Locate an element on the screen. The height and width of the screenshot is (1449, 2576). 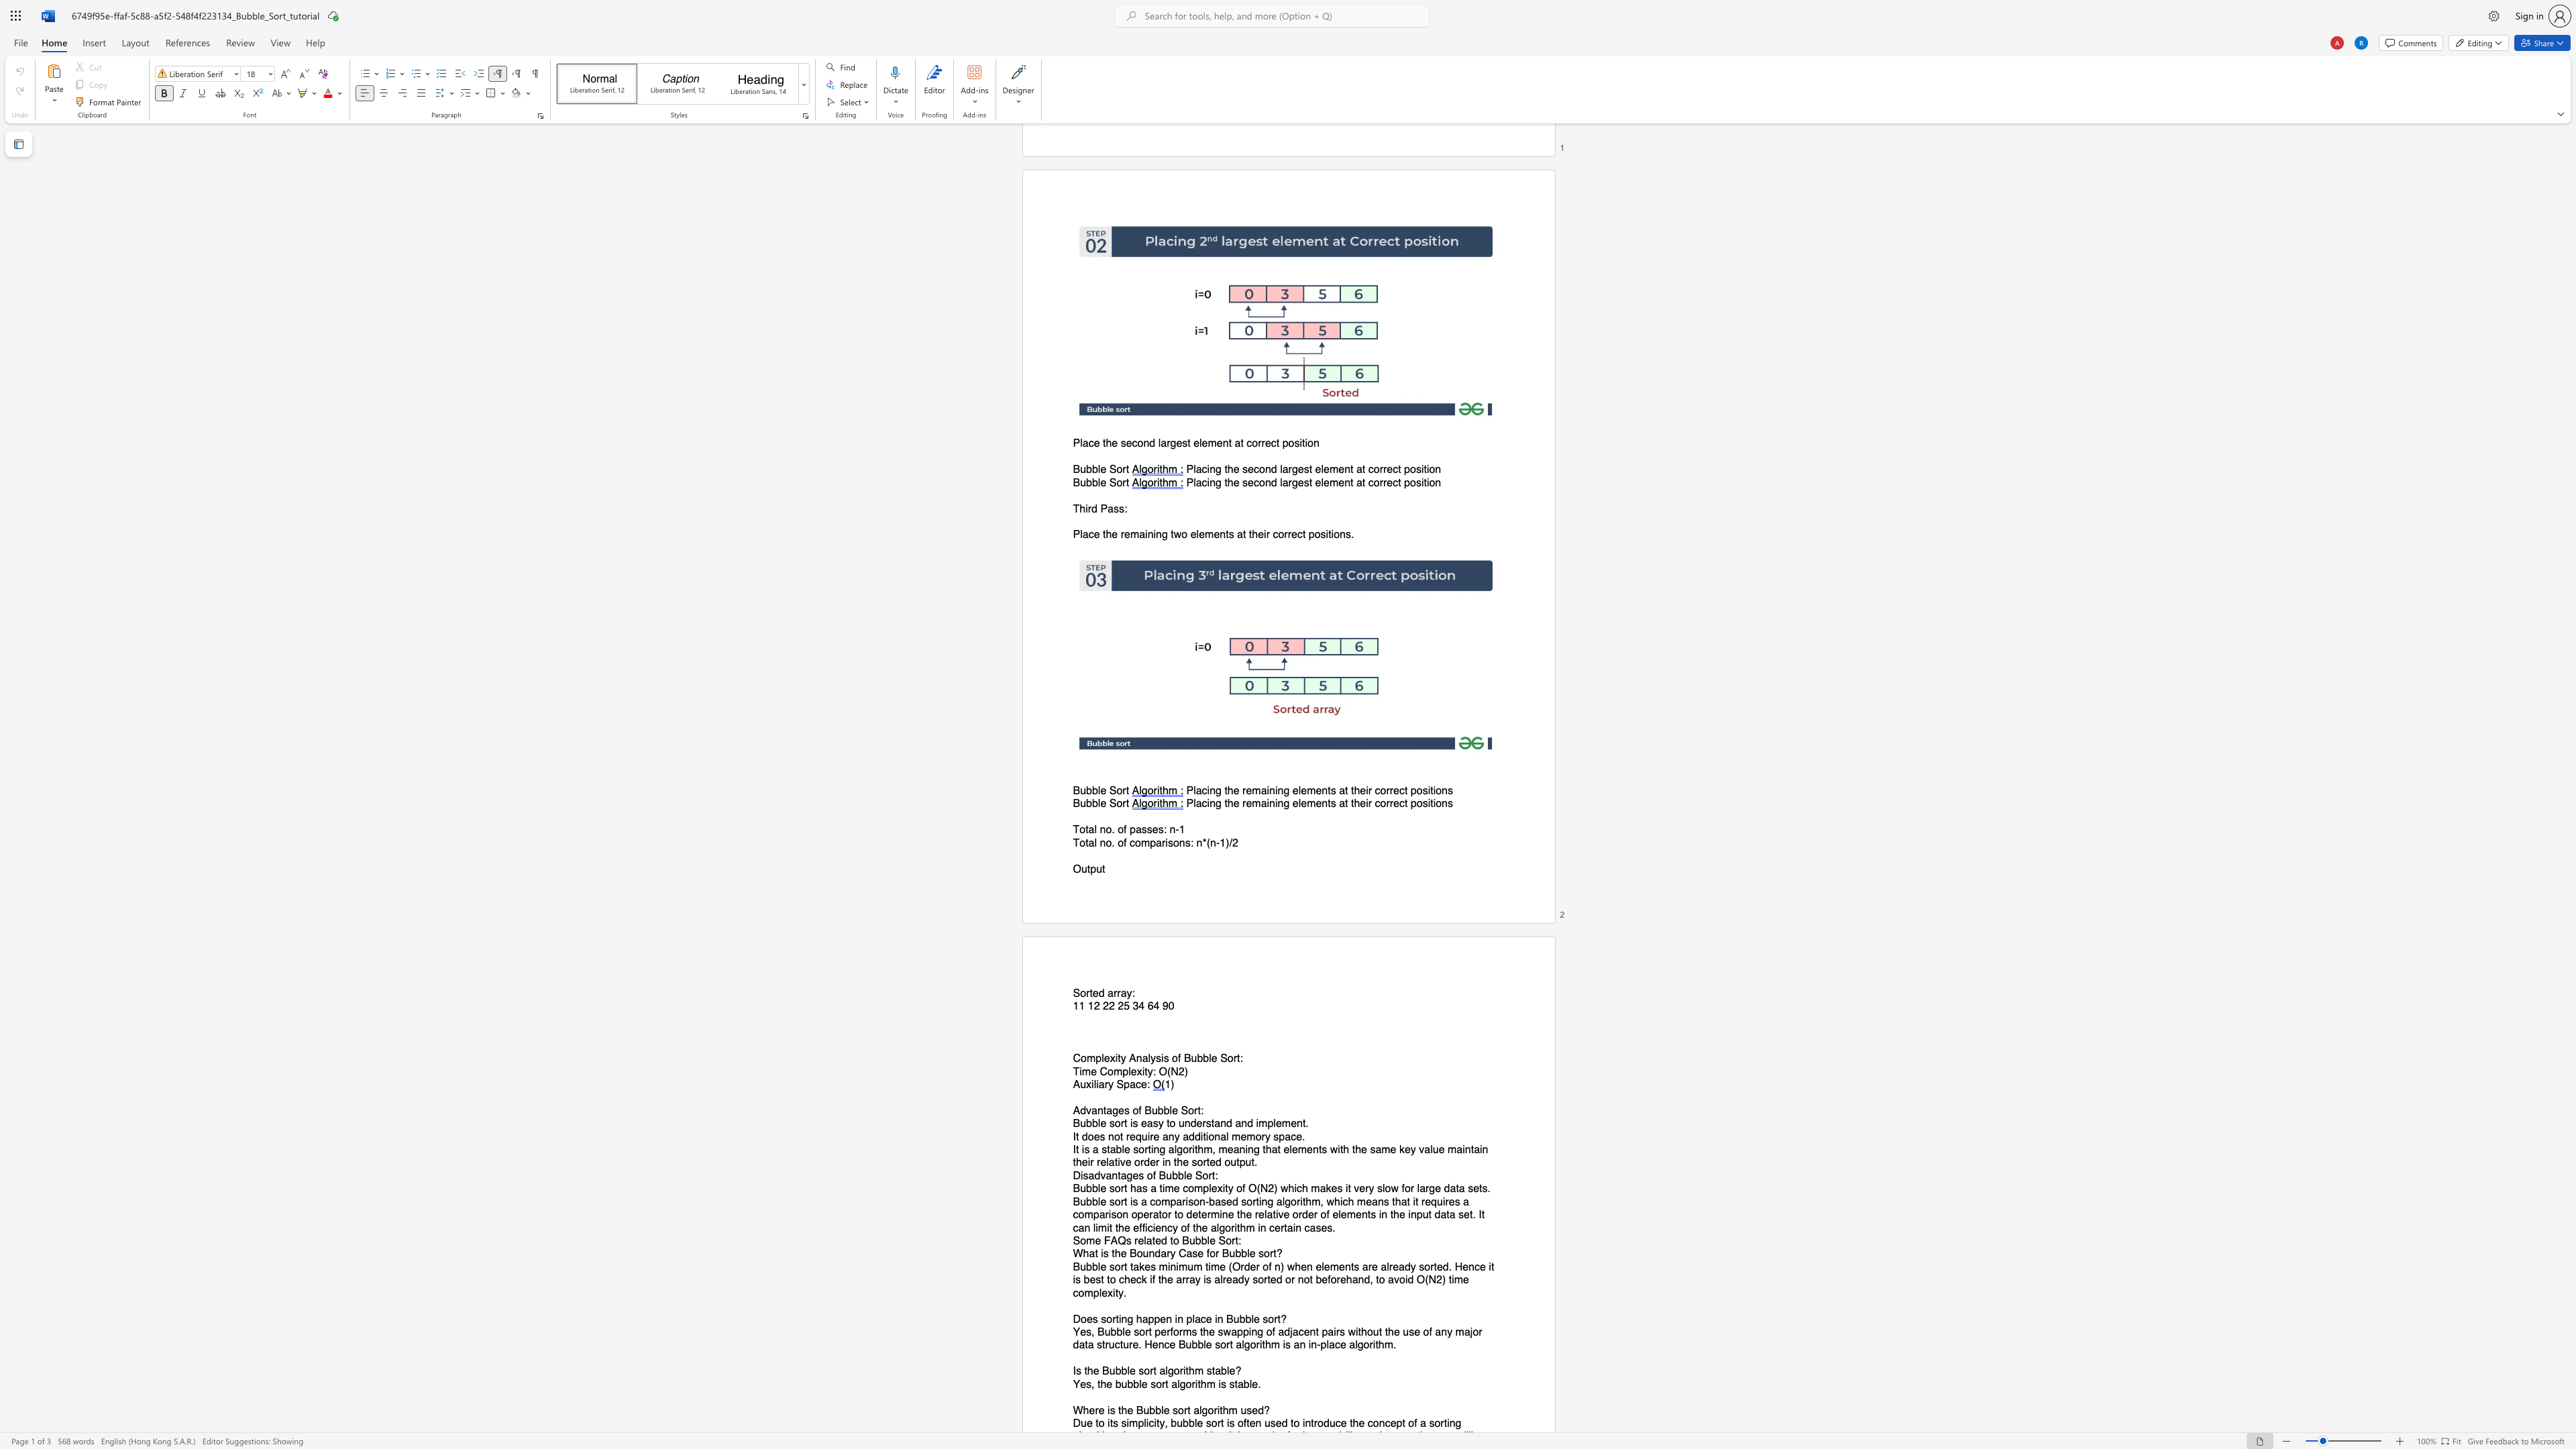
the subset text "e S" within the text "Bubble Sort" is located at coordinates (1100, 790).